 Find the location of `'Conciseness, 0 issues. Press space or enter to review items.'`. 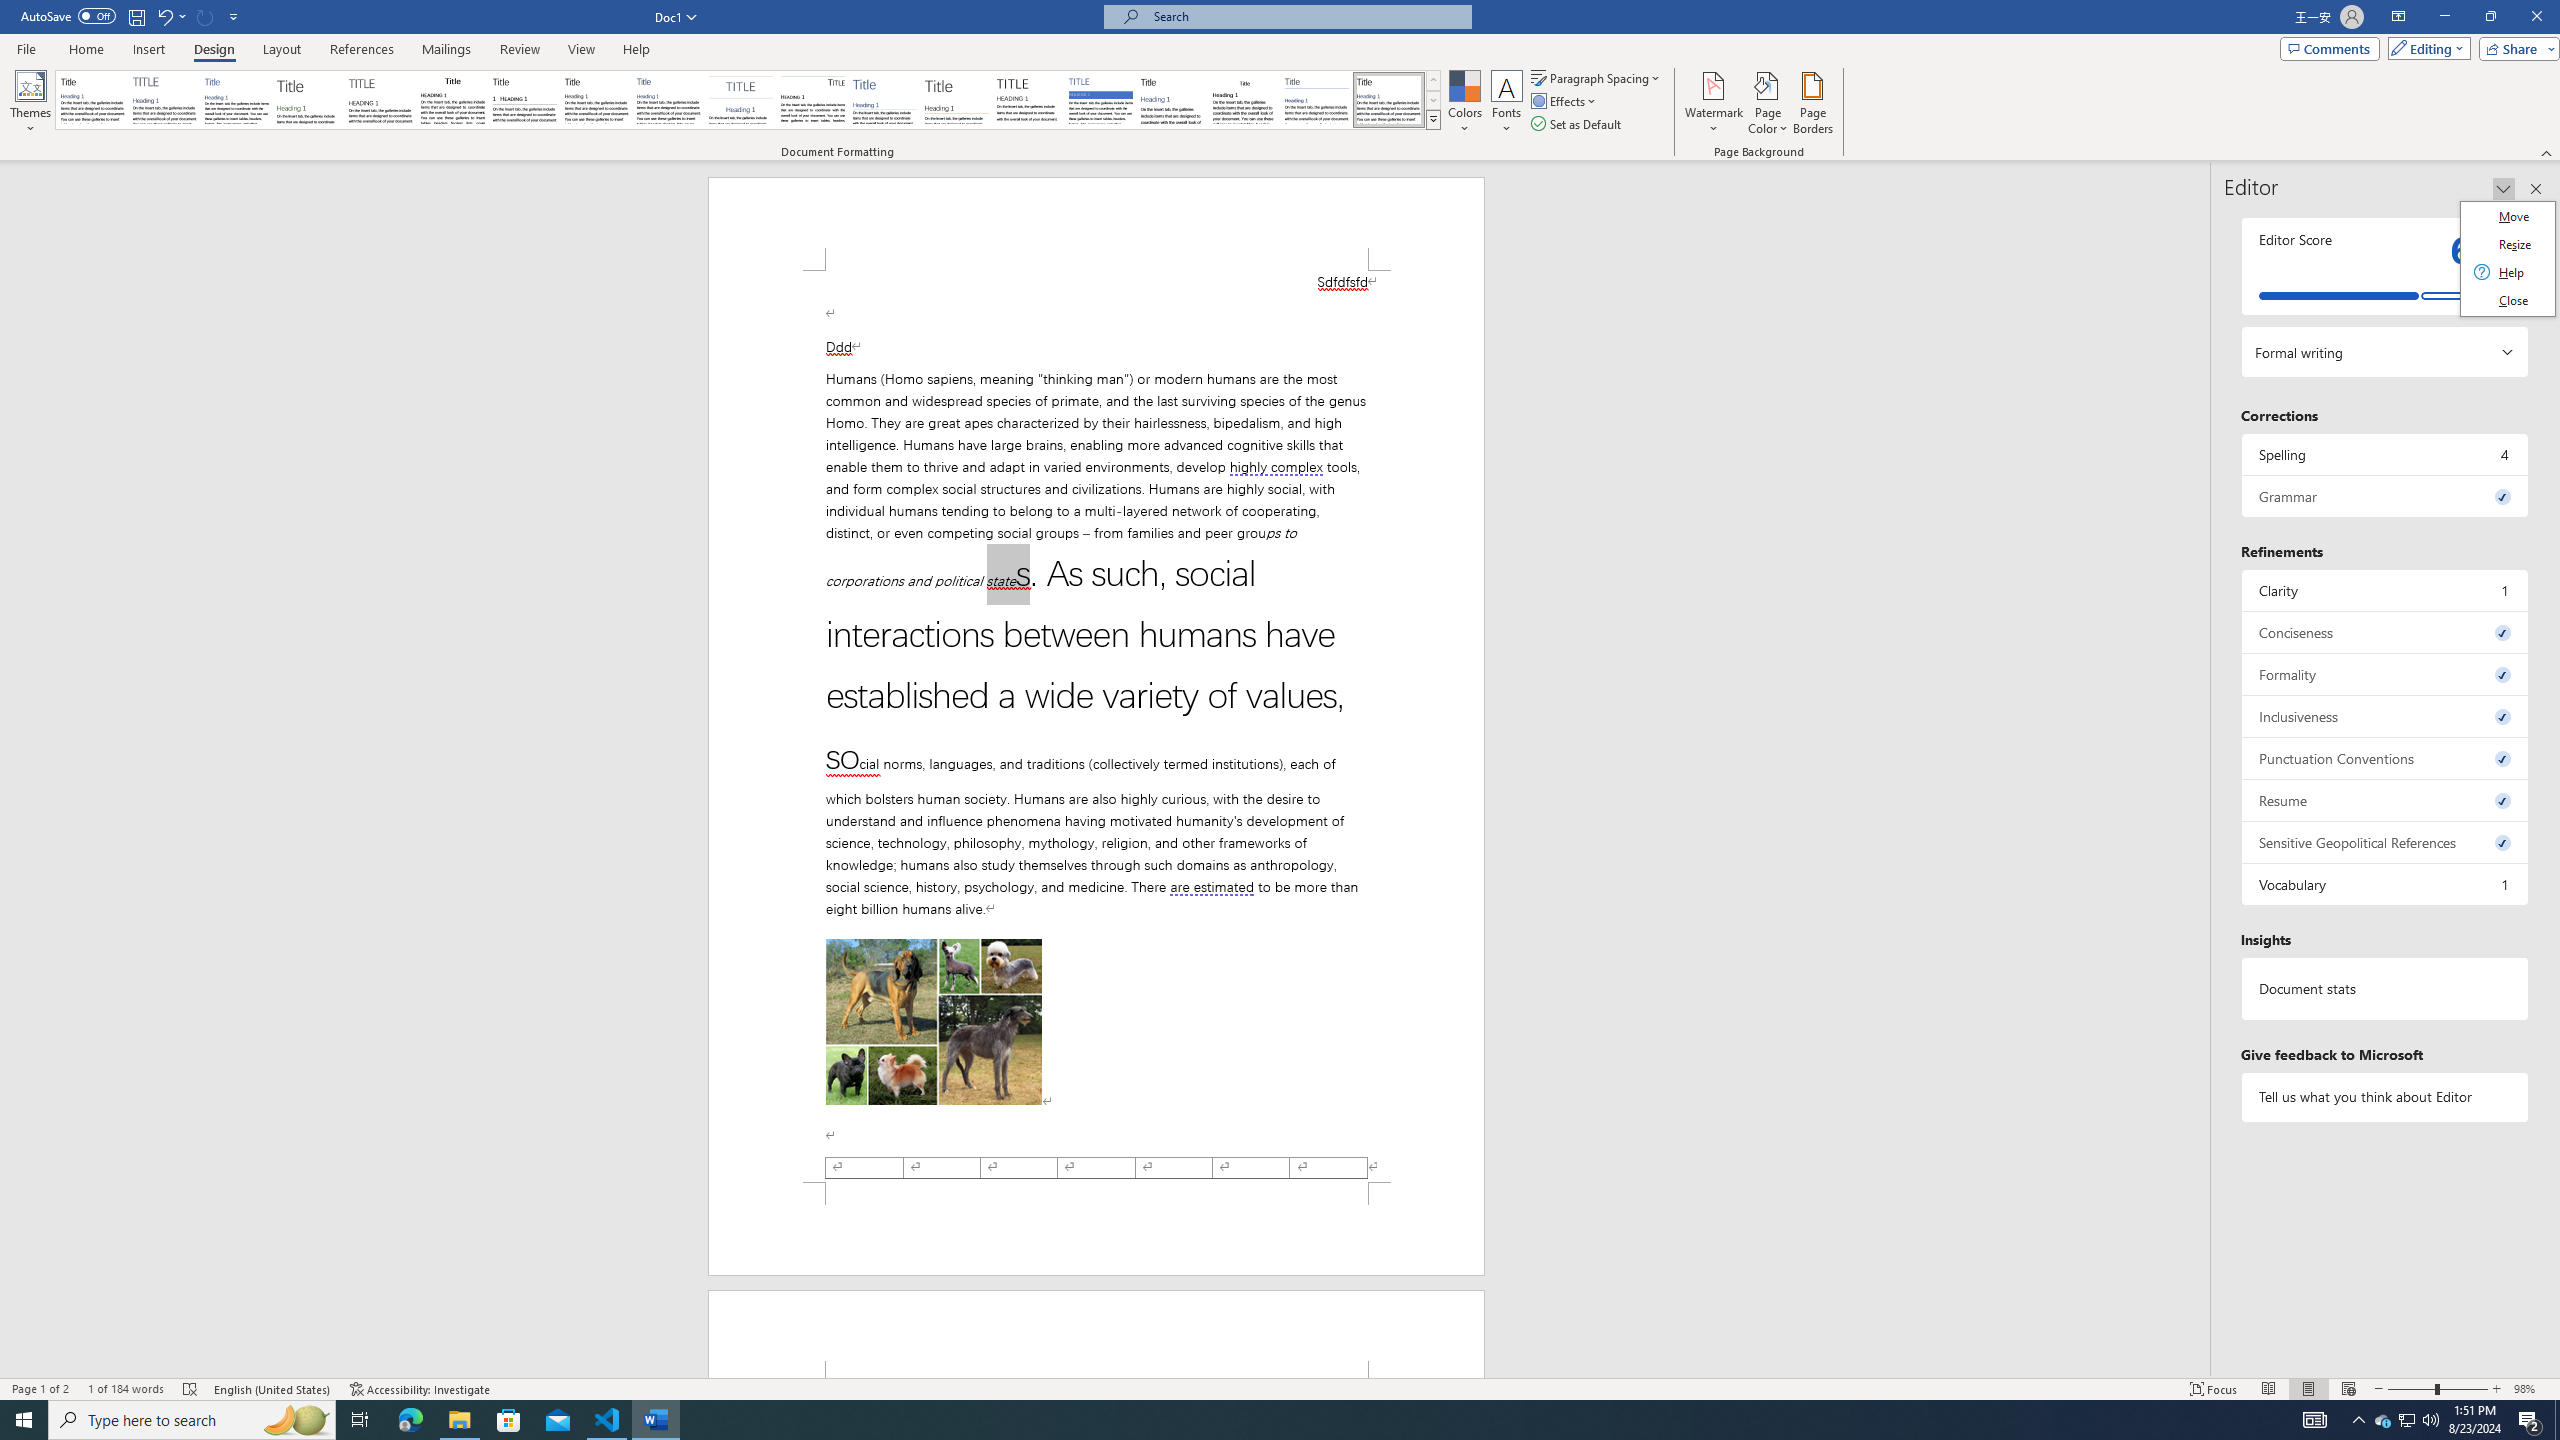

'Conciseness, 0 issues. Press space or enter to review items.' is located at coordinates (2384, 631).